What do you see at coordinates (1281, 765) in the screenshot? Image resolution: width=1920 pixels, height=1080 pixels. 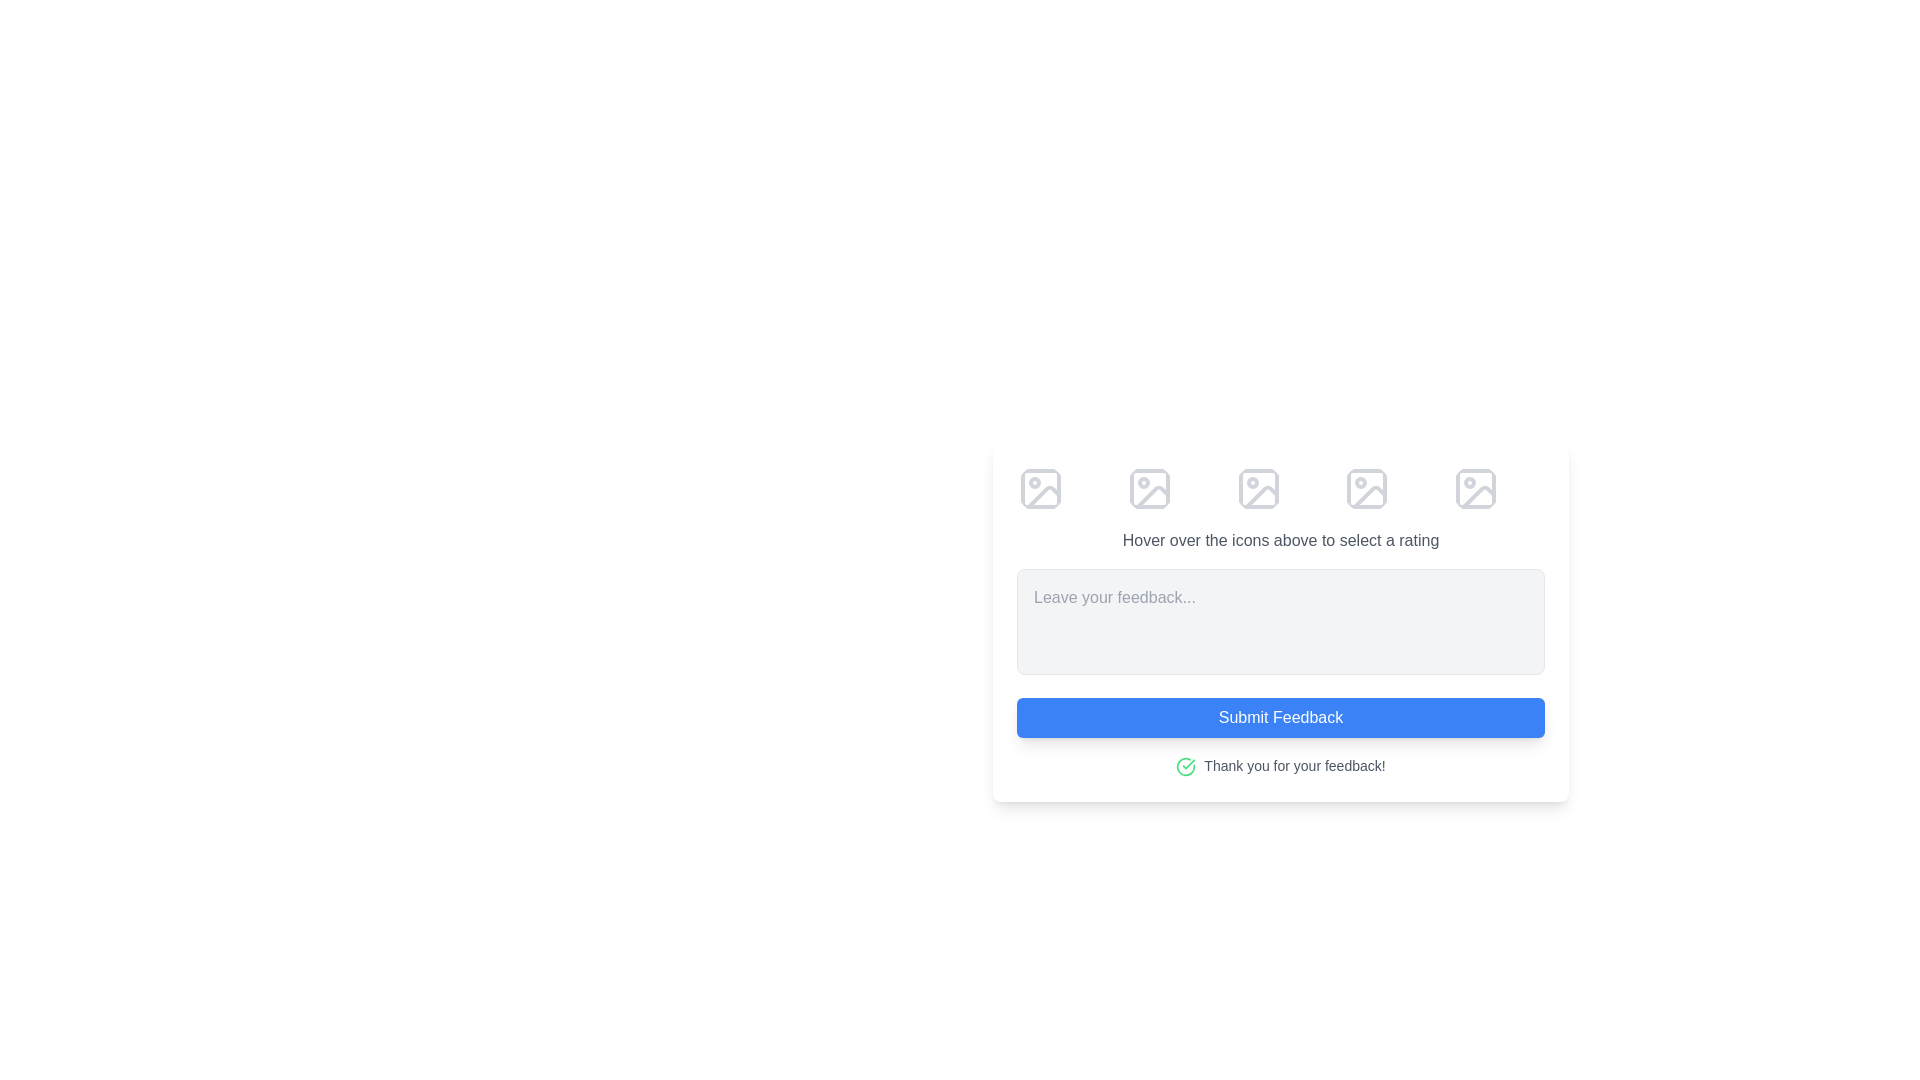 I see `static text message 'Thank you for your feedback!' which is displayed in a centered alignment below the Submit Feedback button, accompanied by a green circular checkmark icon` at bounding box center [1281, 765].